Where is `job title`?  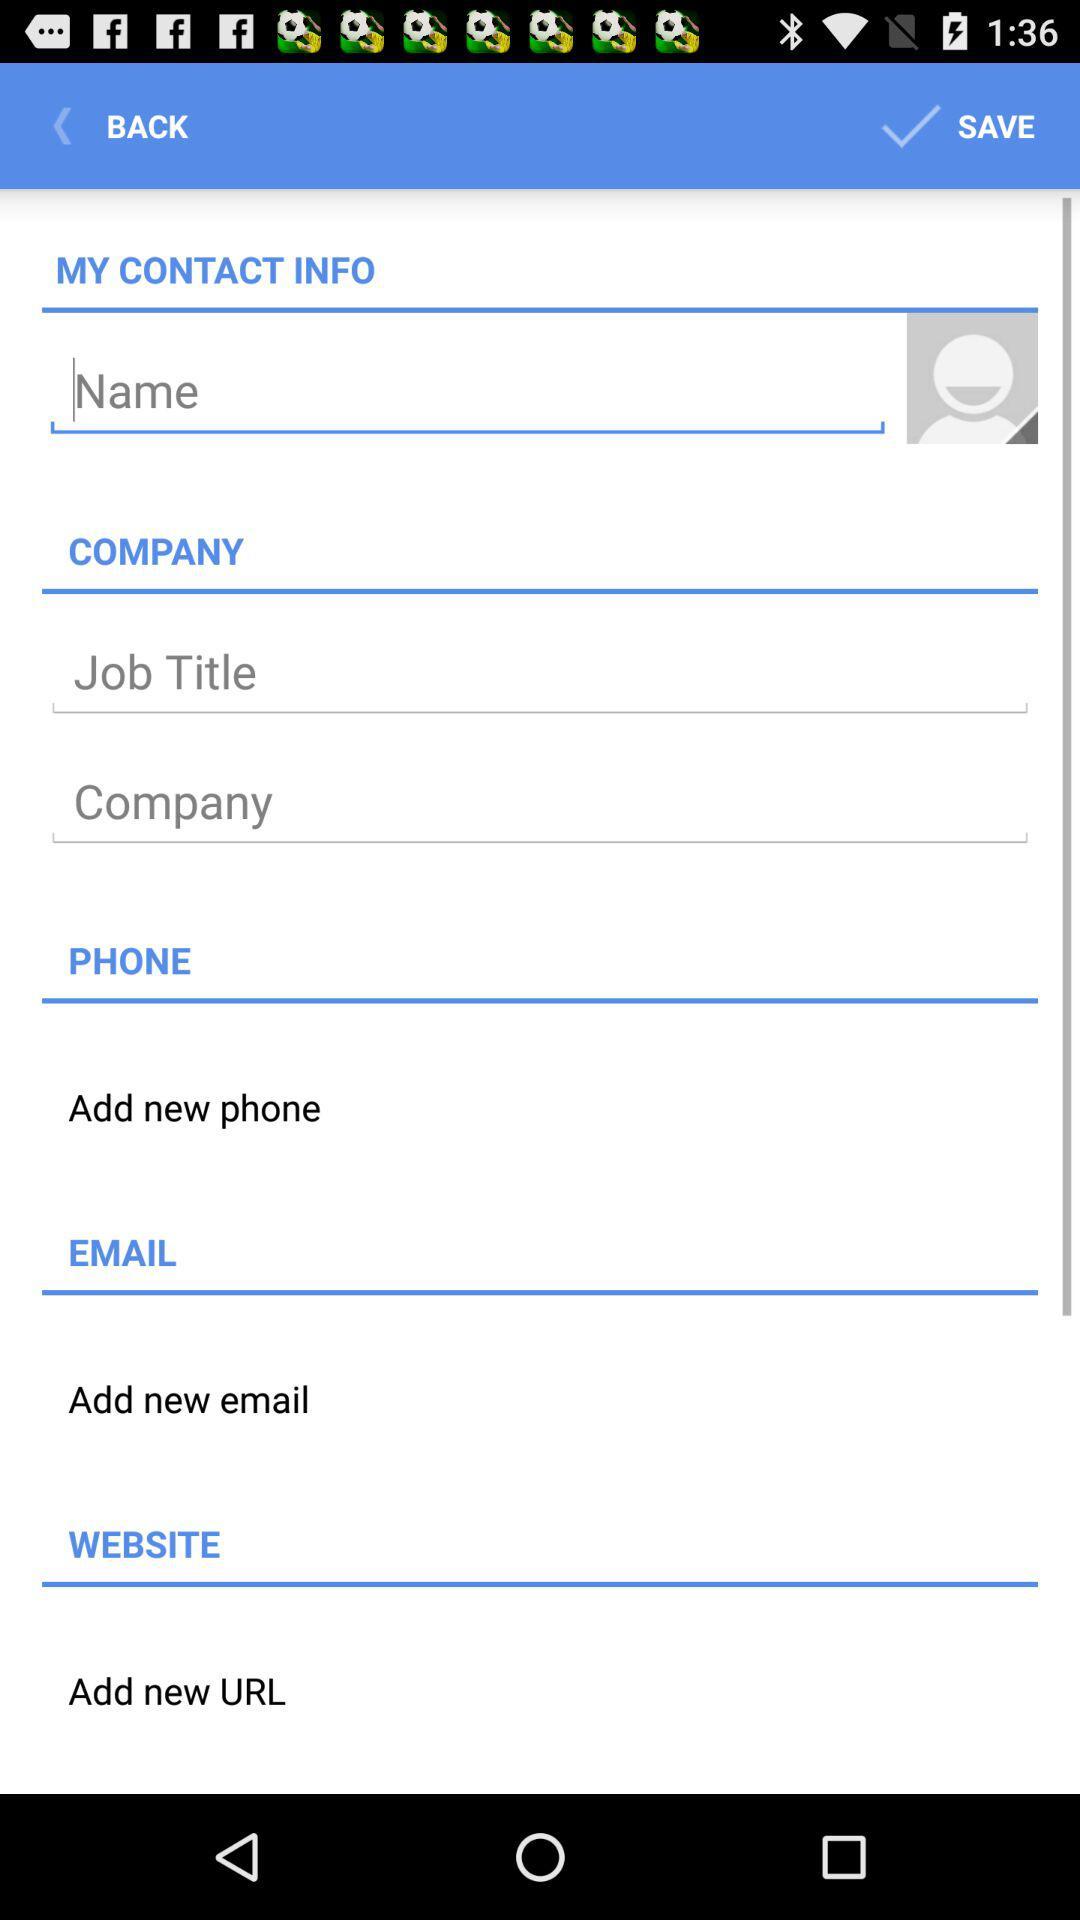
job title is located at coordinates (540, 672).